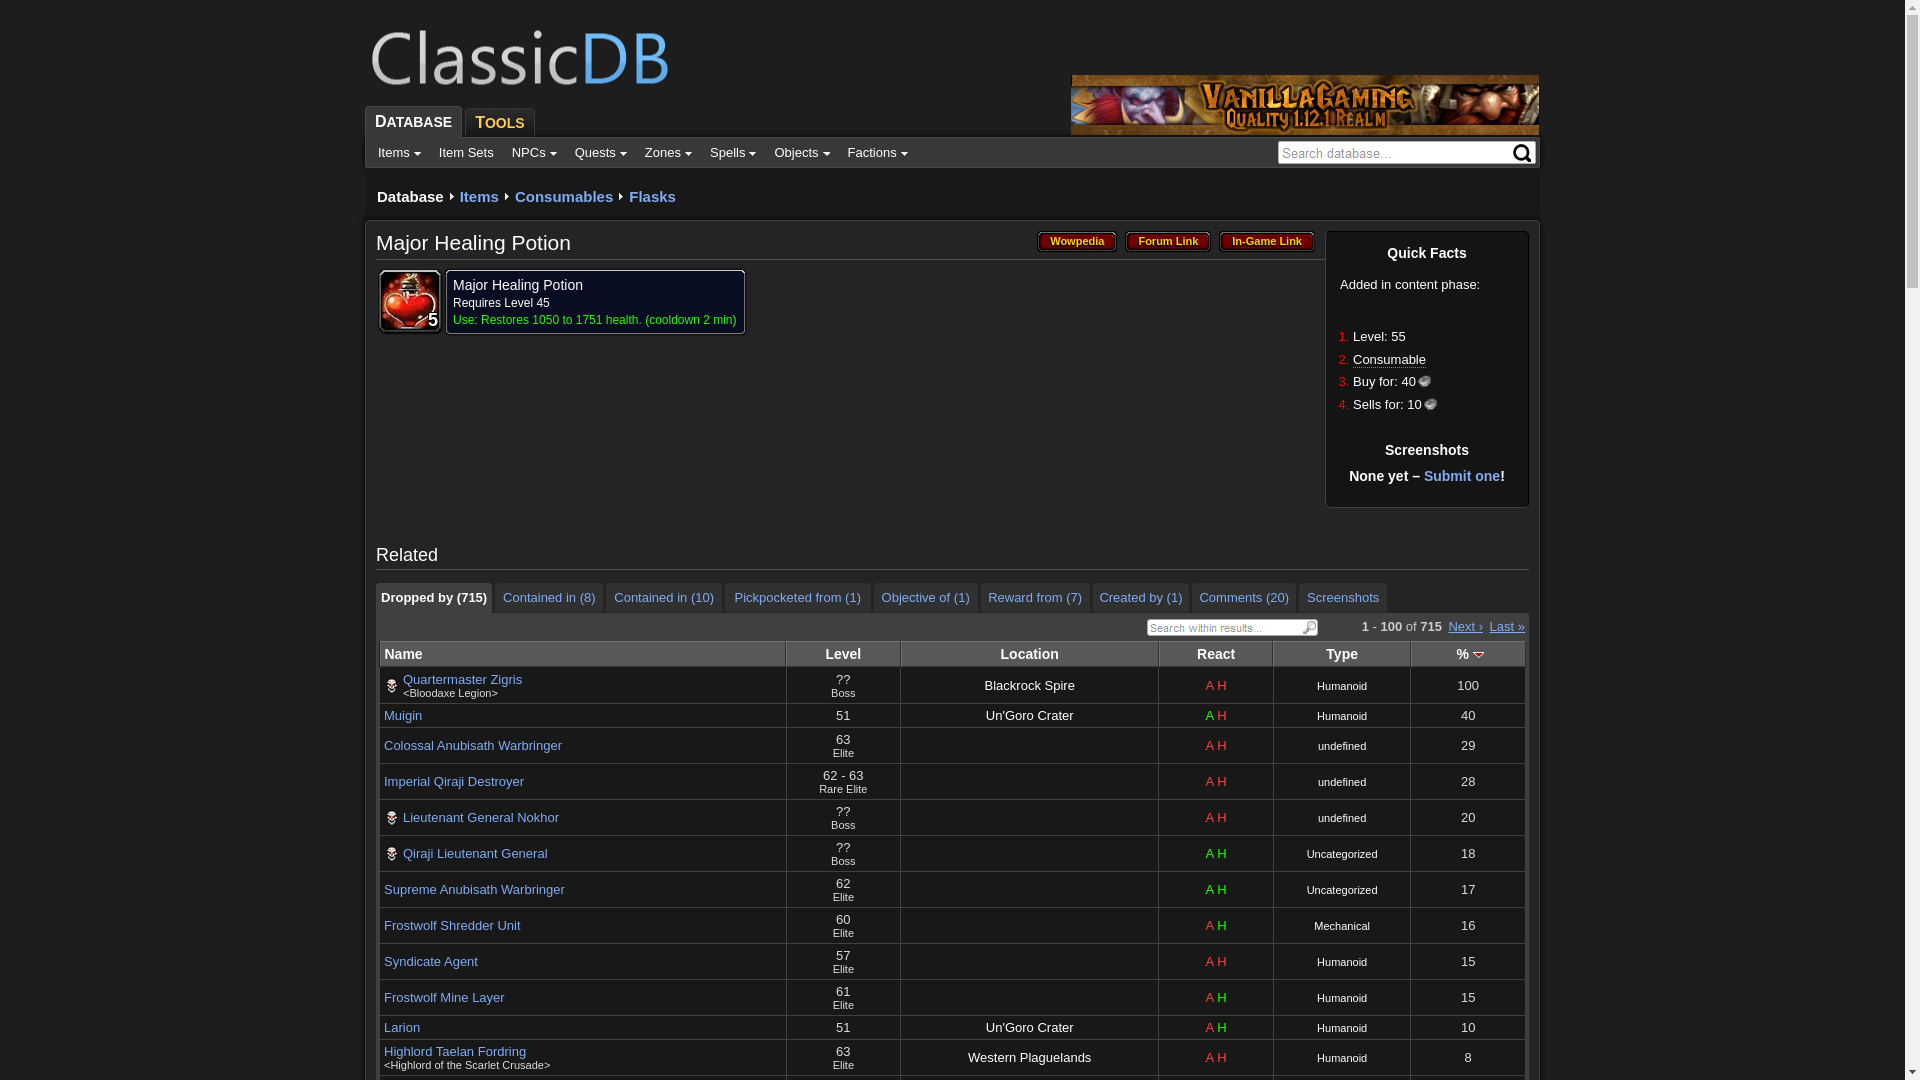 Image resolution: width=1920 pixels, height=1080 pixels. Describe the element at coordinates (1314, 925) in the screenshot. I see `'Mechanical'` at that location.